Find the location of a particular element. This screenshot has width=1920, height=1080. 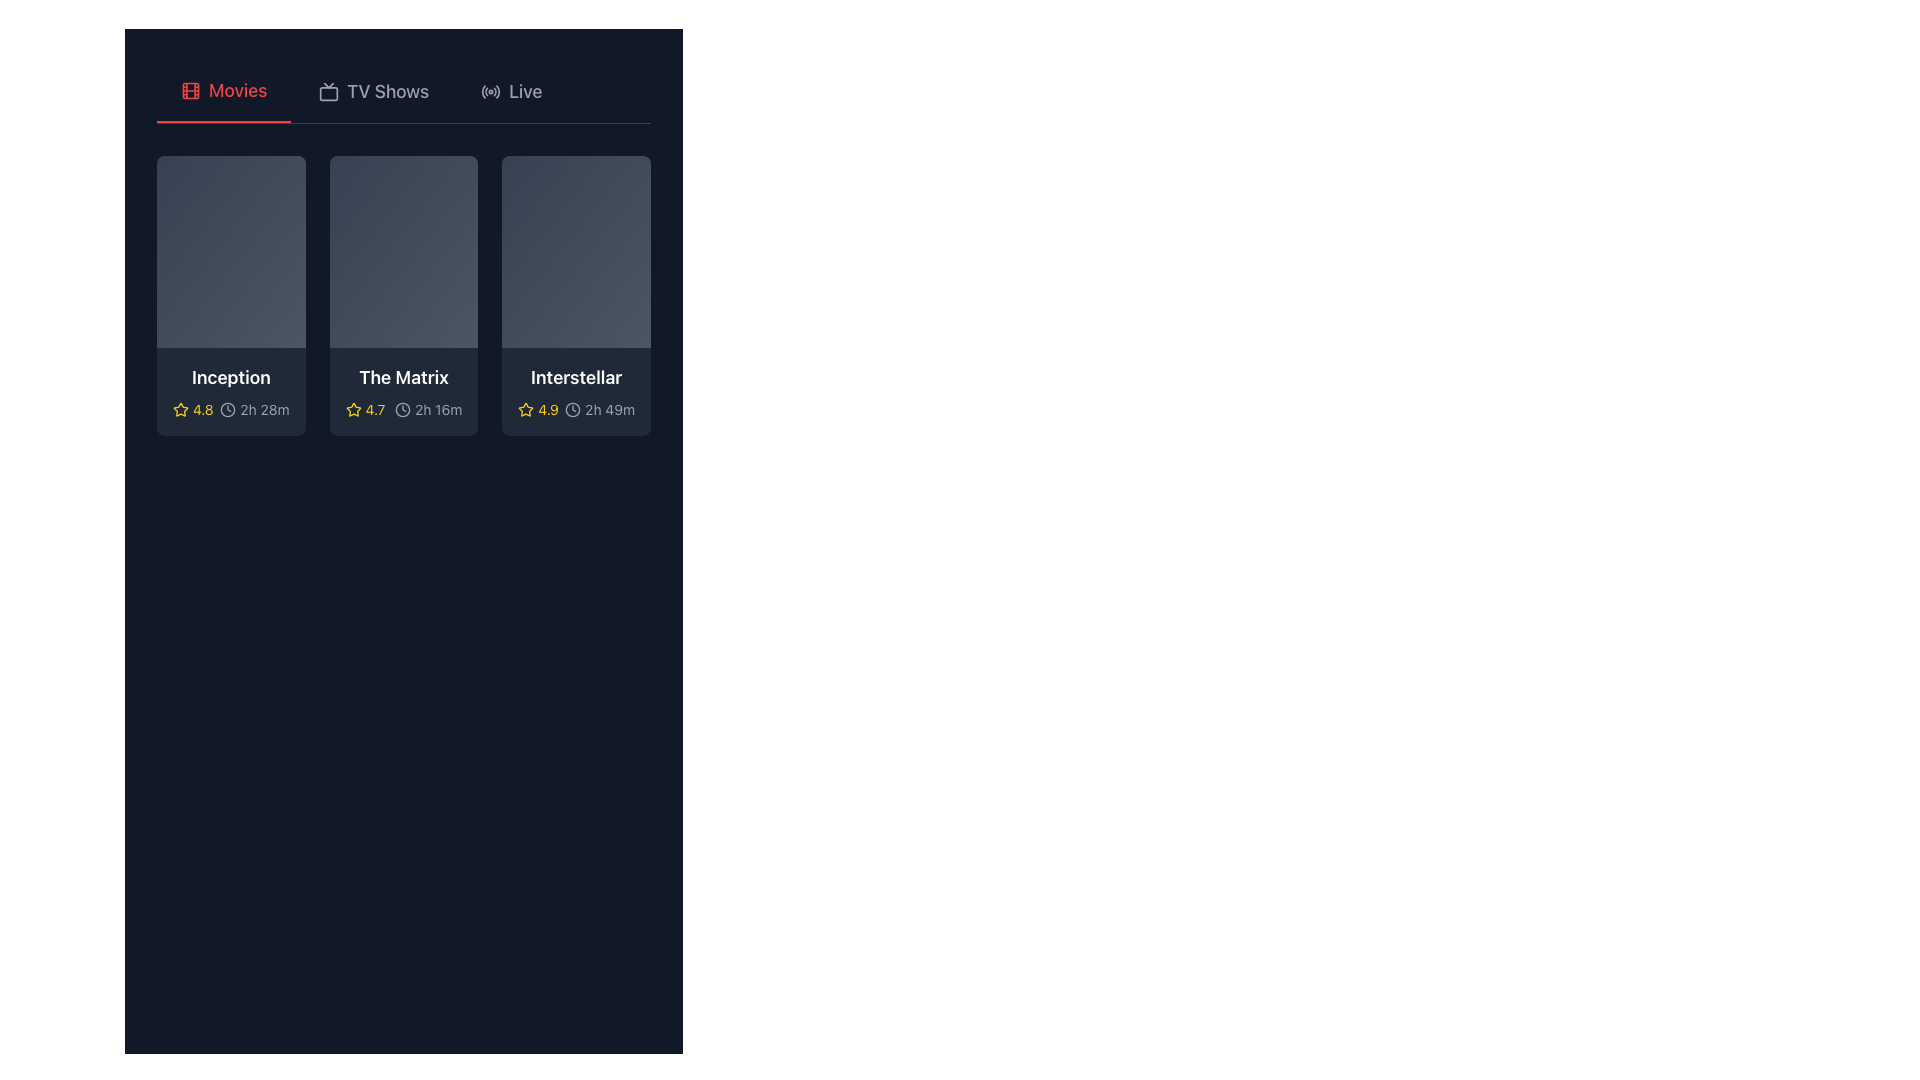

the Rating display showing '4.8' with a yellow star icon in the bottom left corner of the first movie card is located at coordinates (193, 408).